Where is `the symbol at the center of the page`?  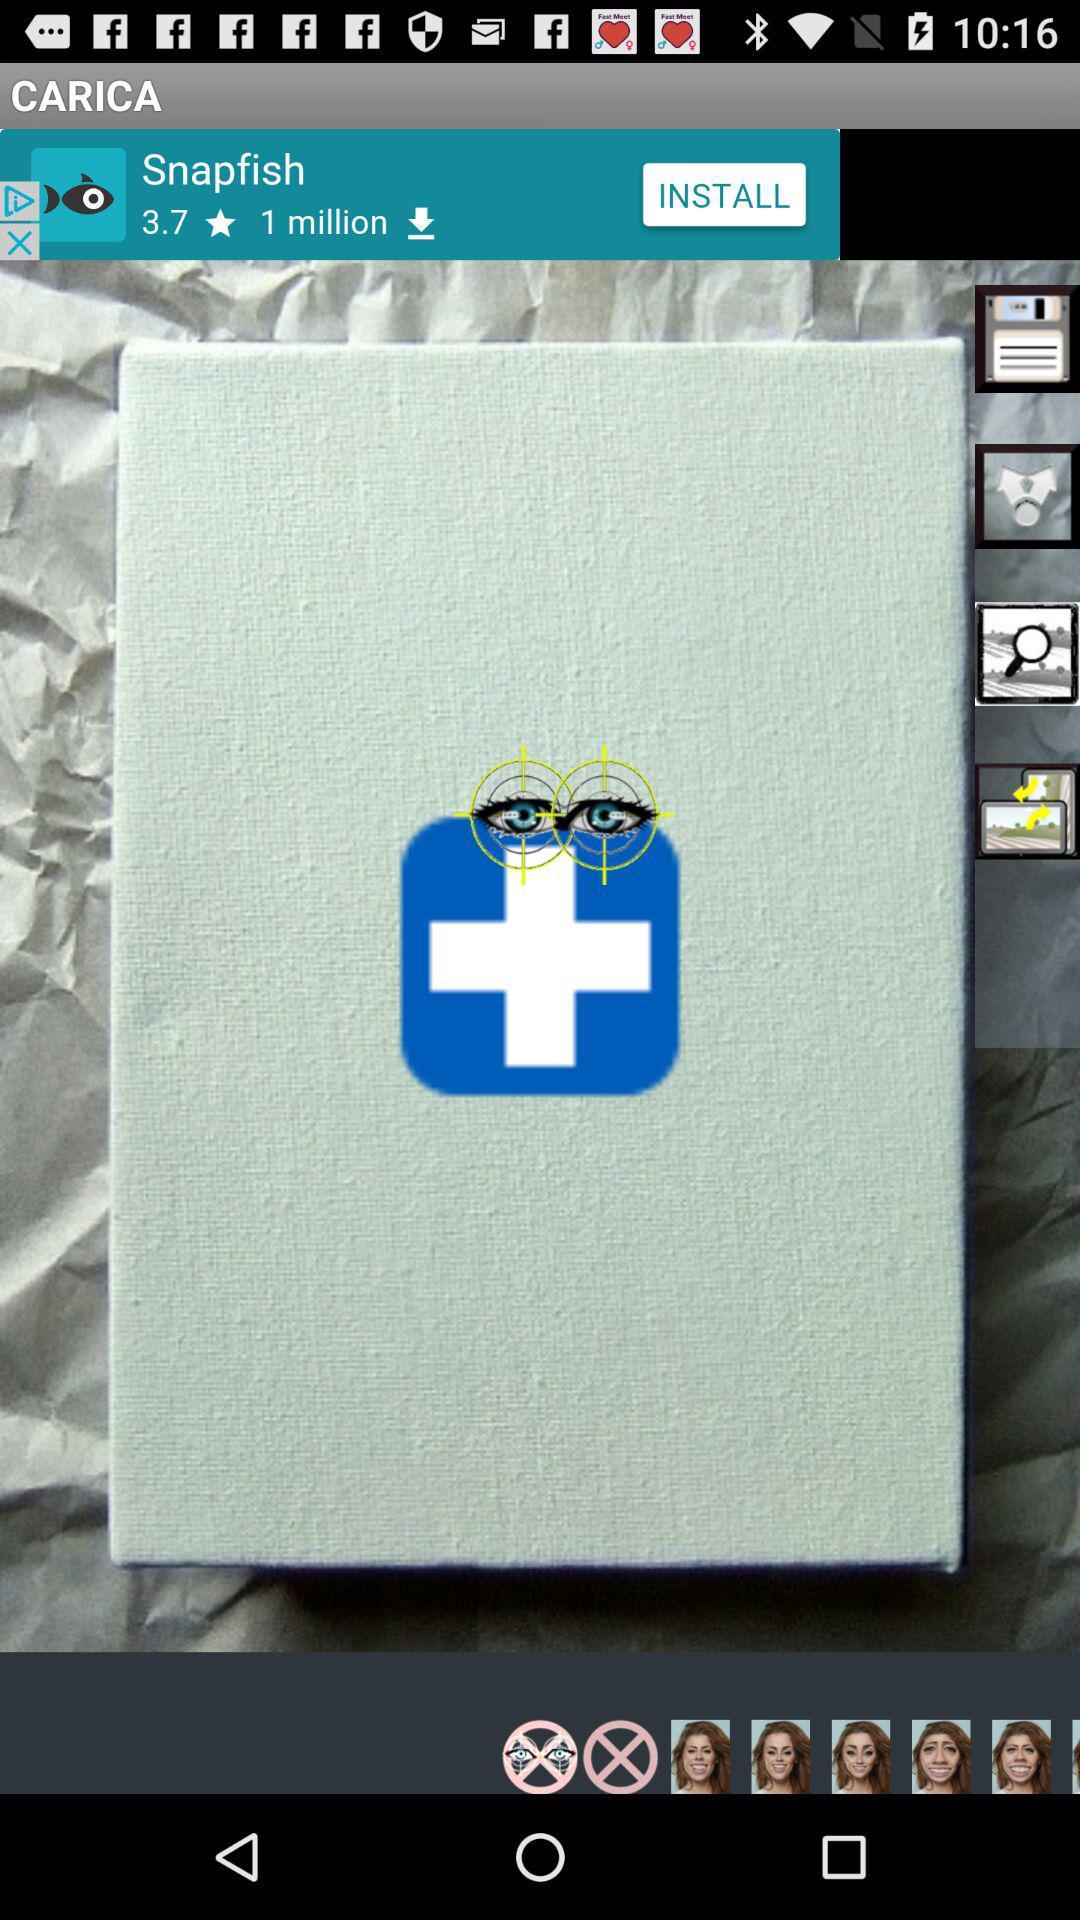
the symbol at the center of the page is located at coordinates (540, 954).